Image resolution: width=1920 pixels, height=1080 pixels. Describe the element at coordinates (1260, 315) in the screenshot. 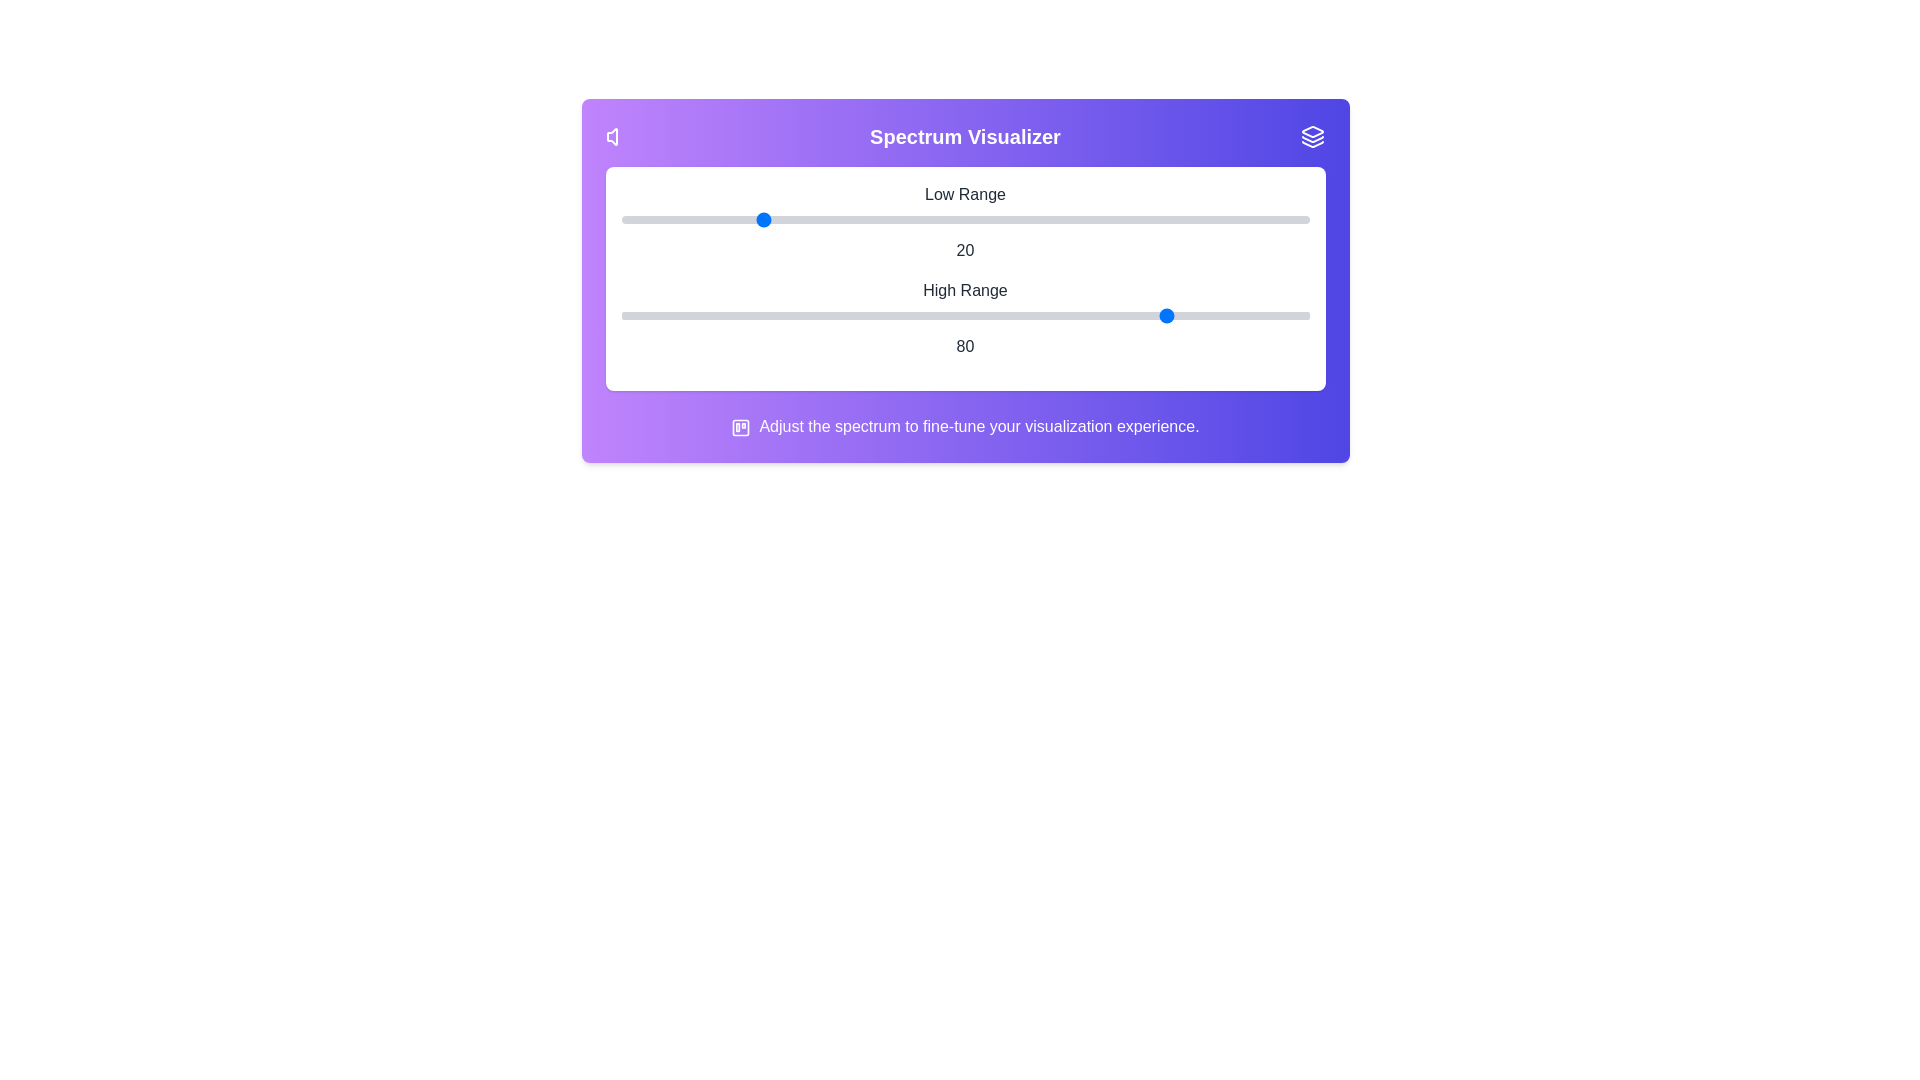

I see `the high range slider to 93` at that location.